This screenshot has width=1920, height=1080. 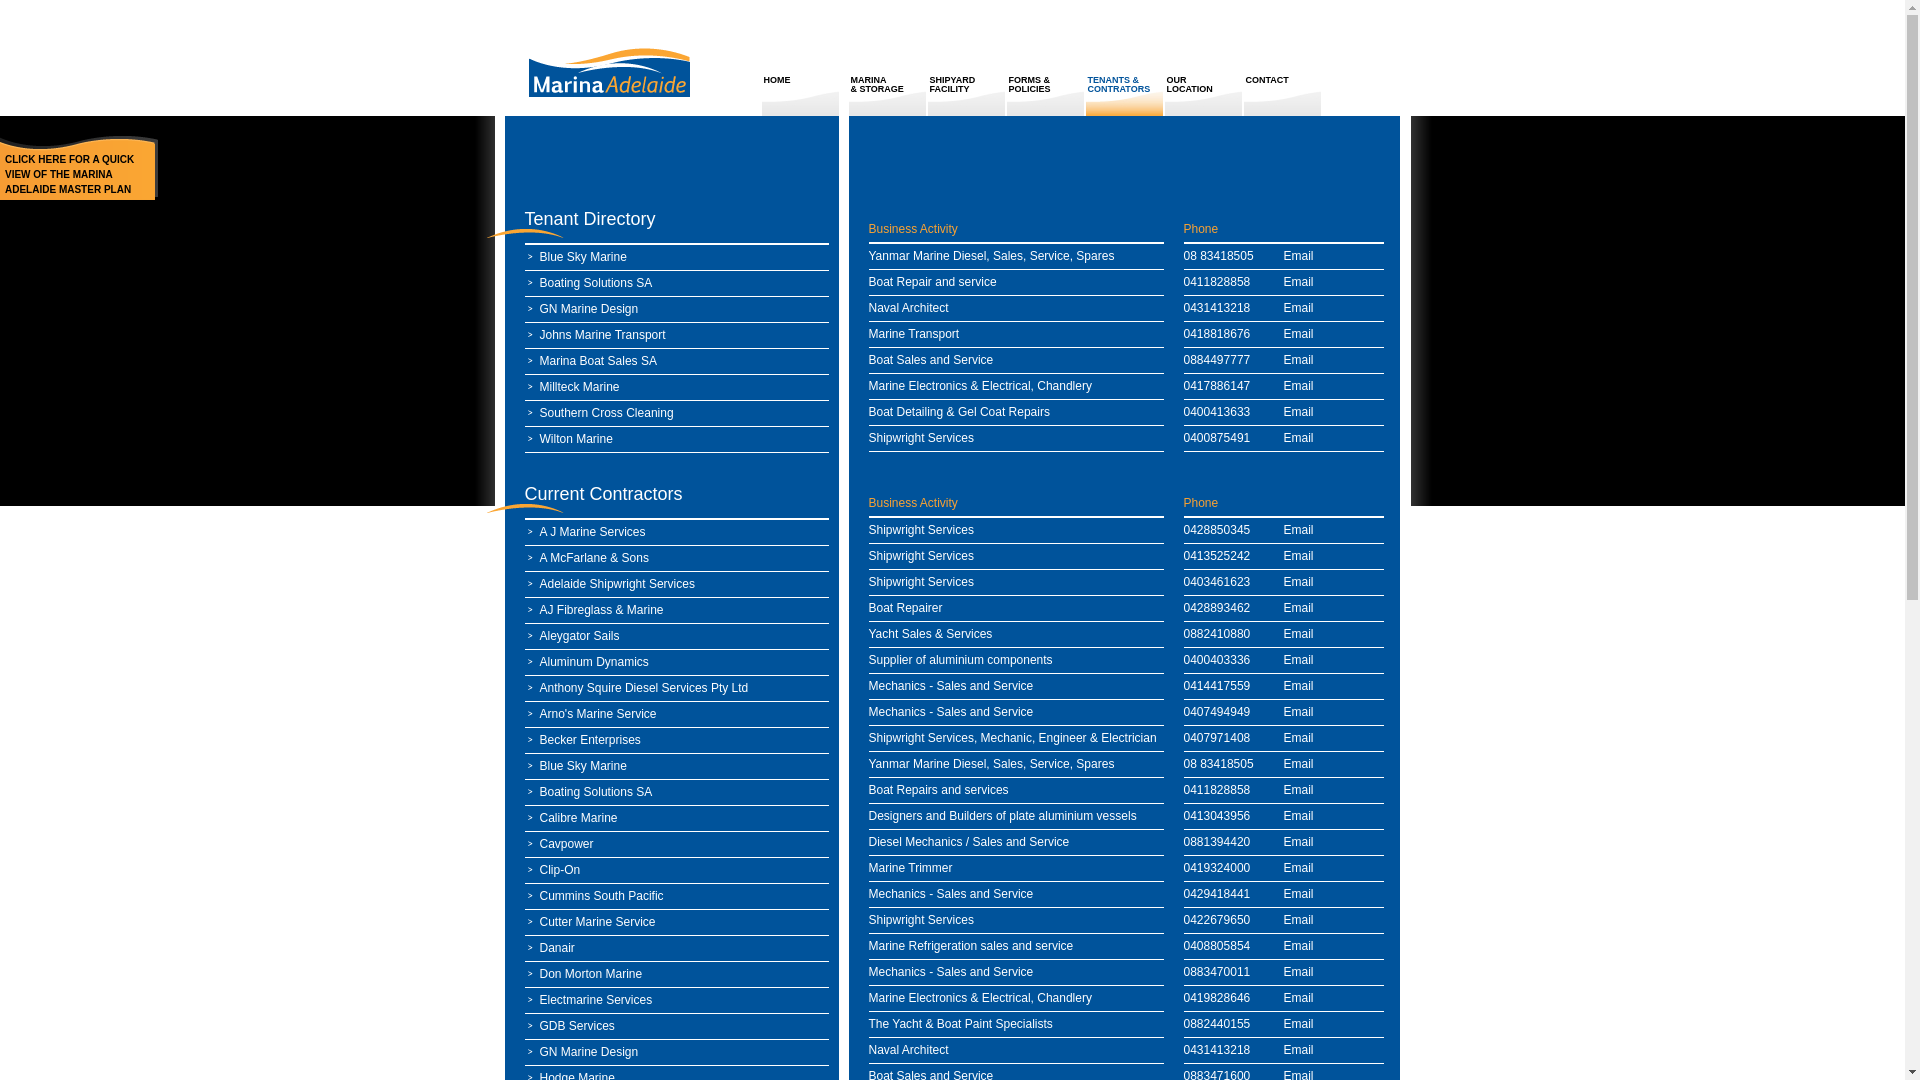 What do you see at coordinates (1299, 582) in the screenshot?
I see `'Email'` at bounding box center [1299, 582].